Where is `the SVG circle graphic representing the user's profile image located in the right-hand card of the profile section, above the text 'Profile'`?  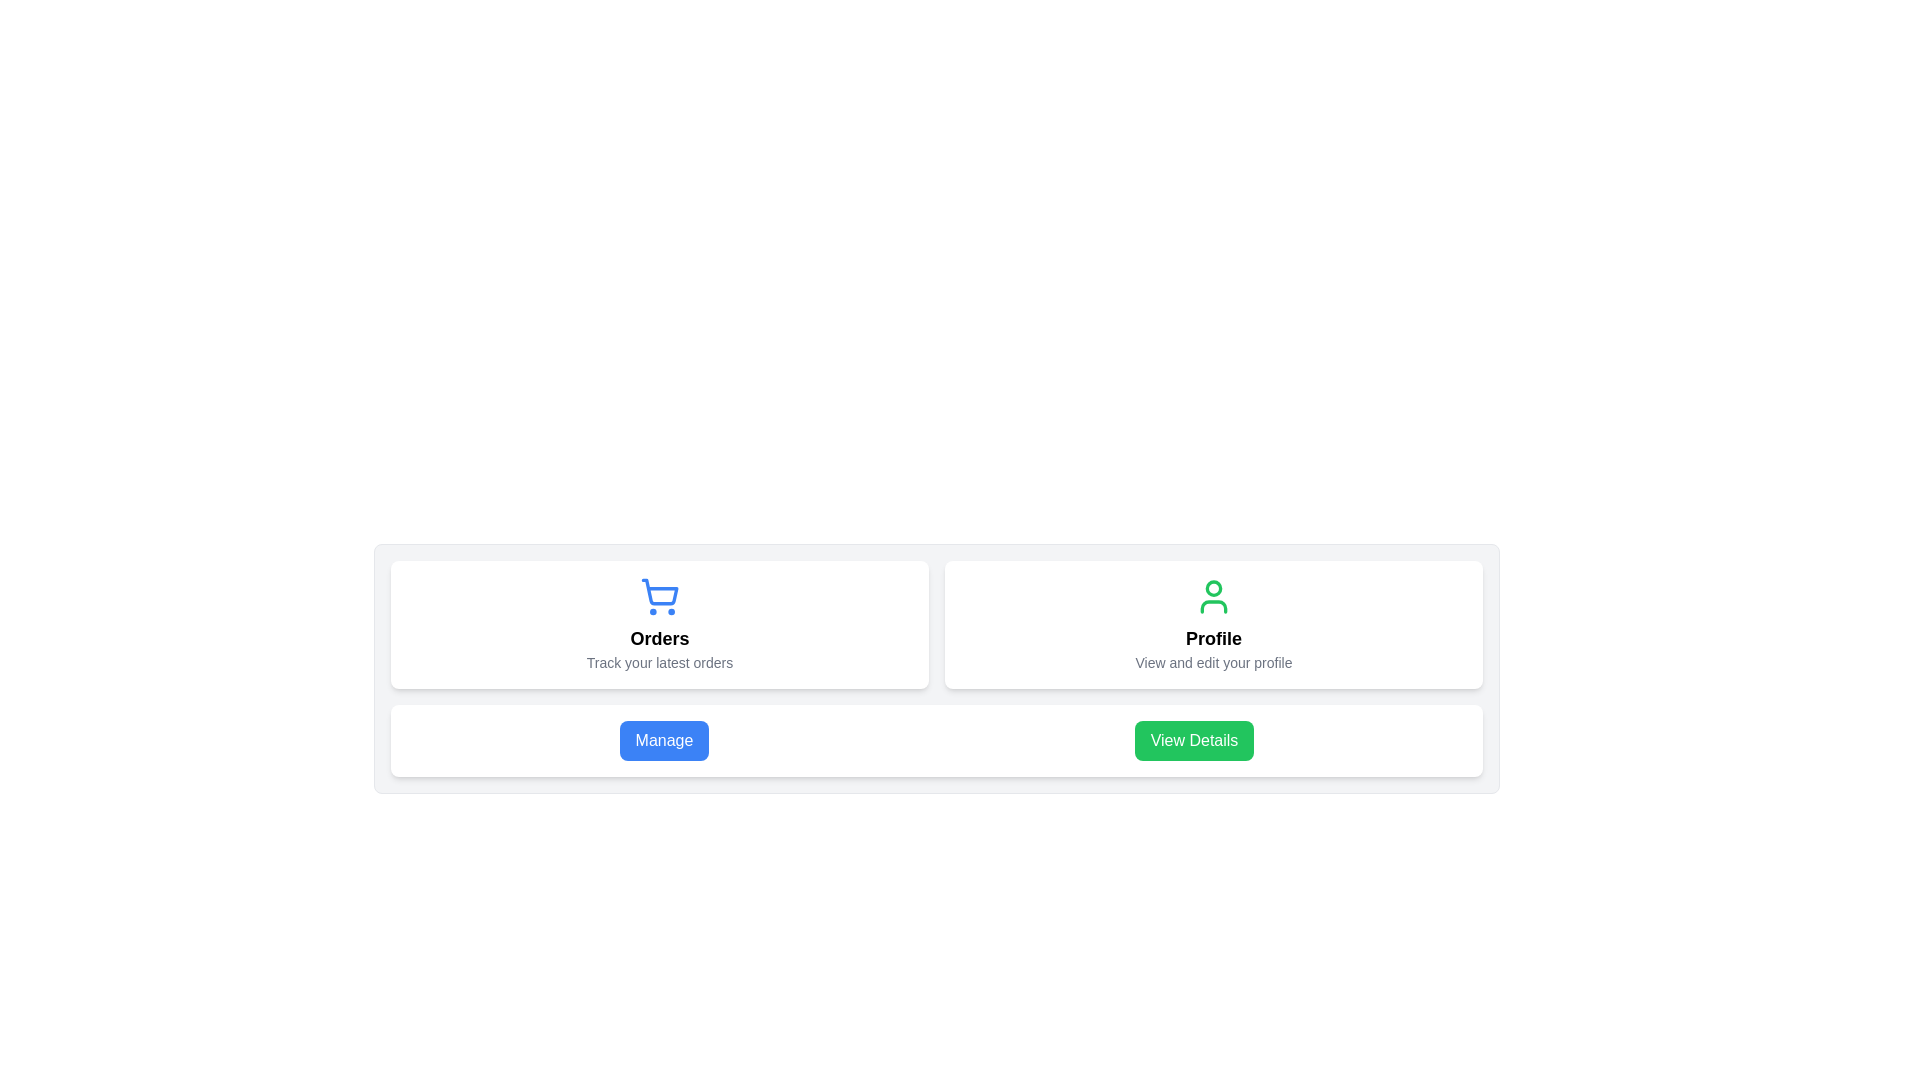
the SVG circle graphic representing the user's profile image located in the right-hand card of the profile section, above the text 'Profile' is located at coordinates (1213, 586).